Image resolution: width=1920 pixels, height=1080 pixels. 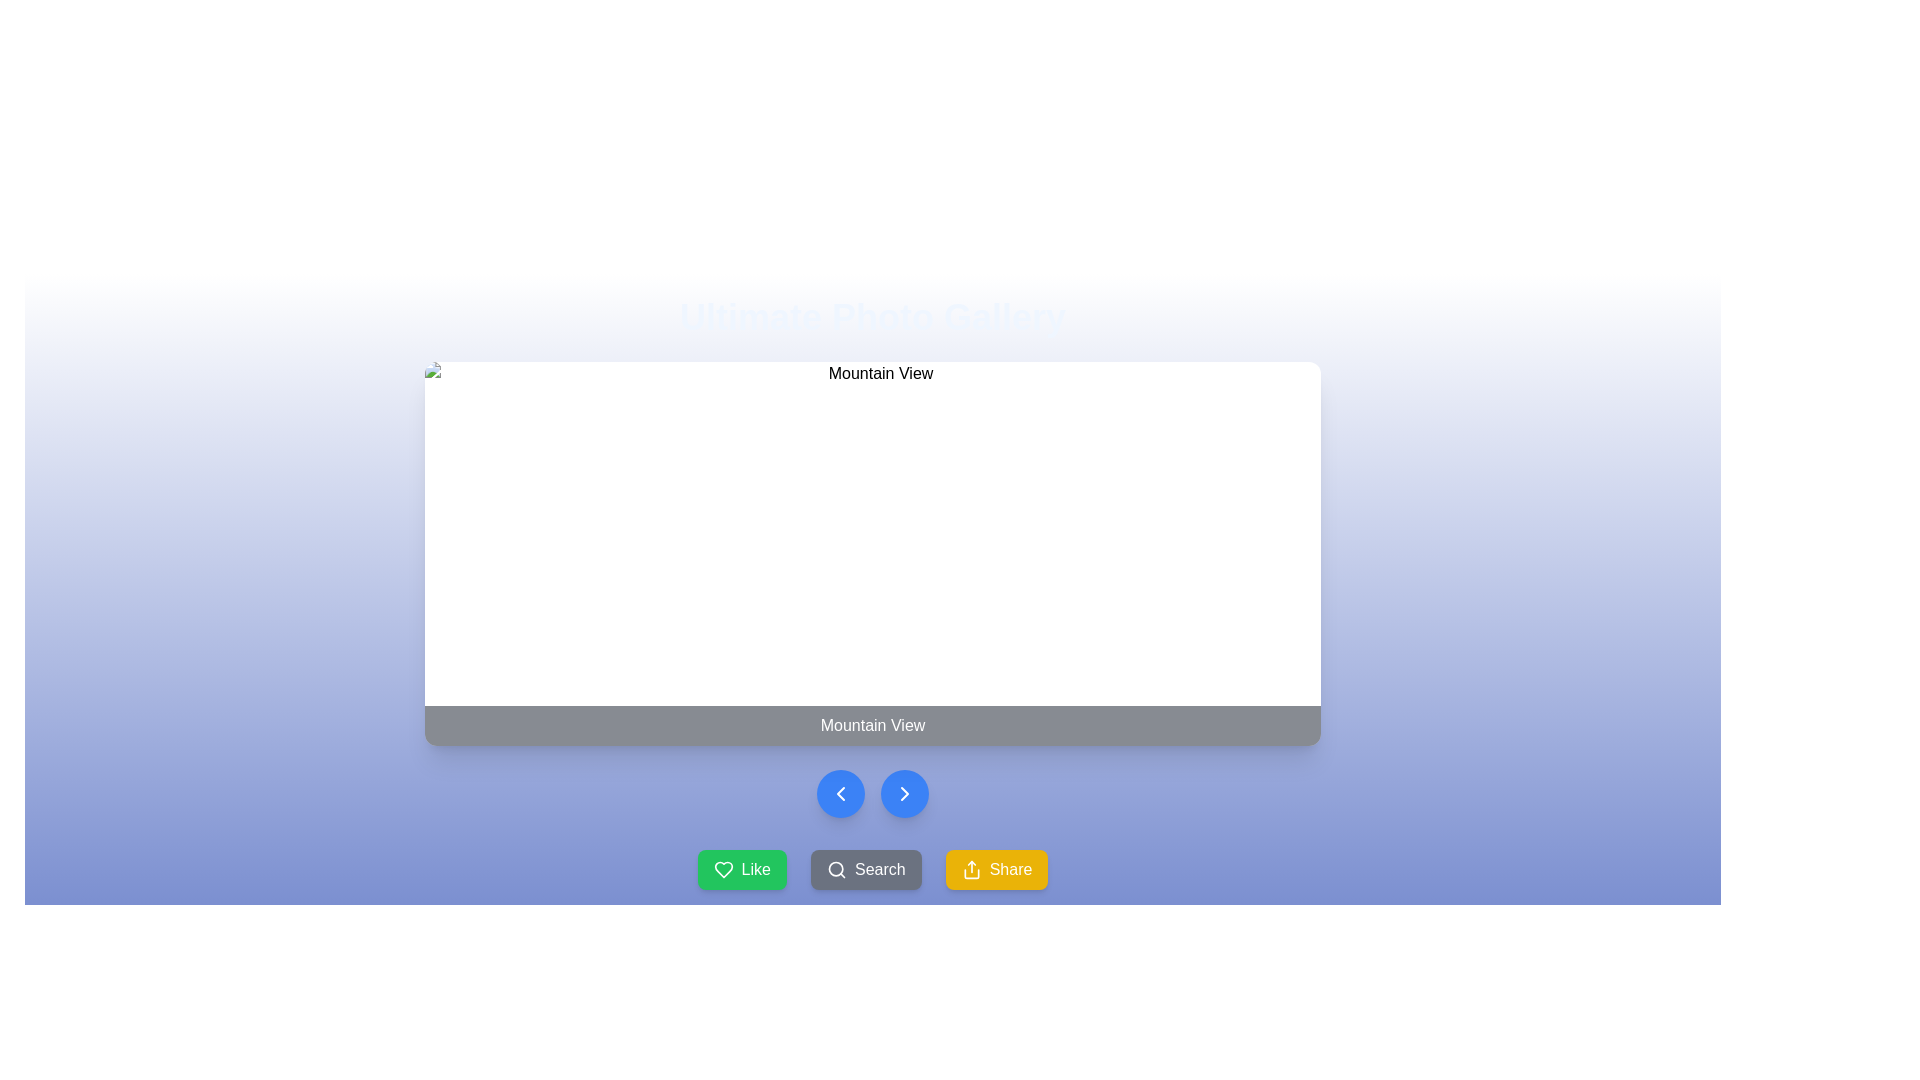 I want to click on the 'Like' button which contains the text label and is located within a green button at the bottom of the interface, so click(x=754, y=869).